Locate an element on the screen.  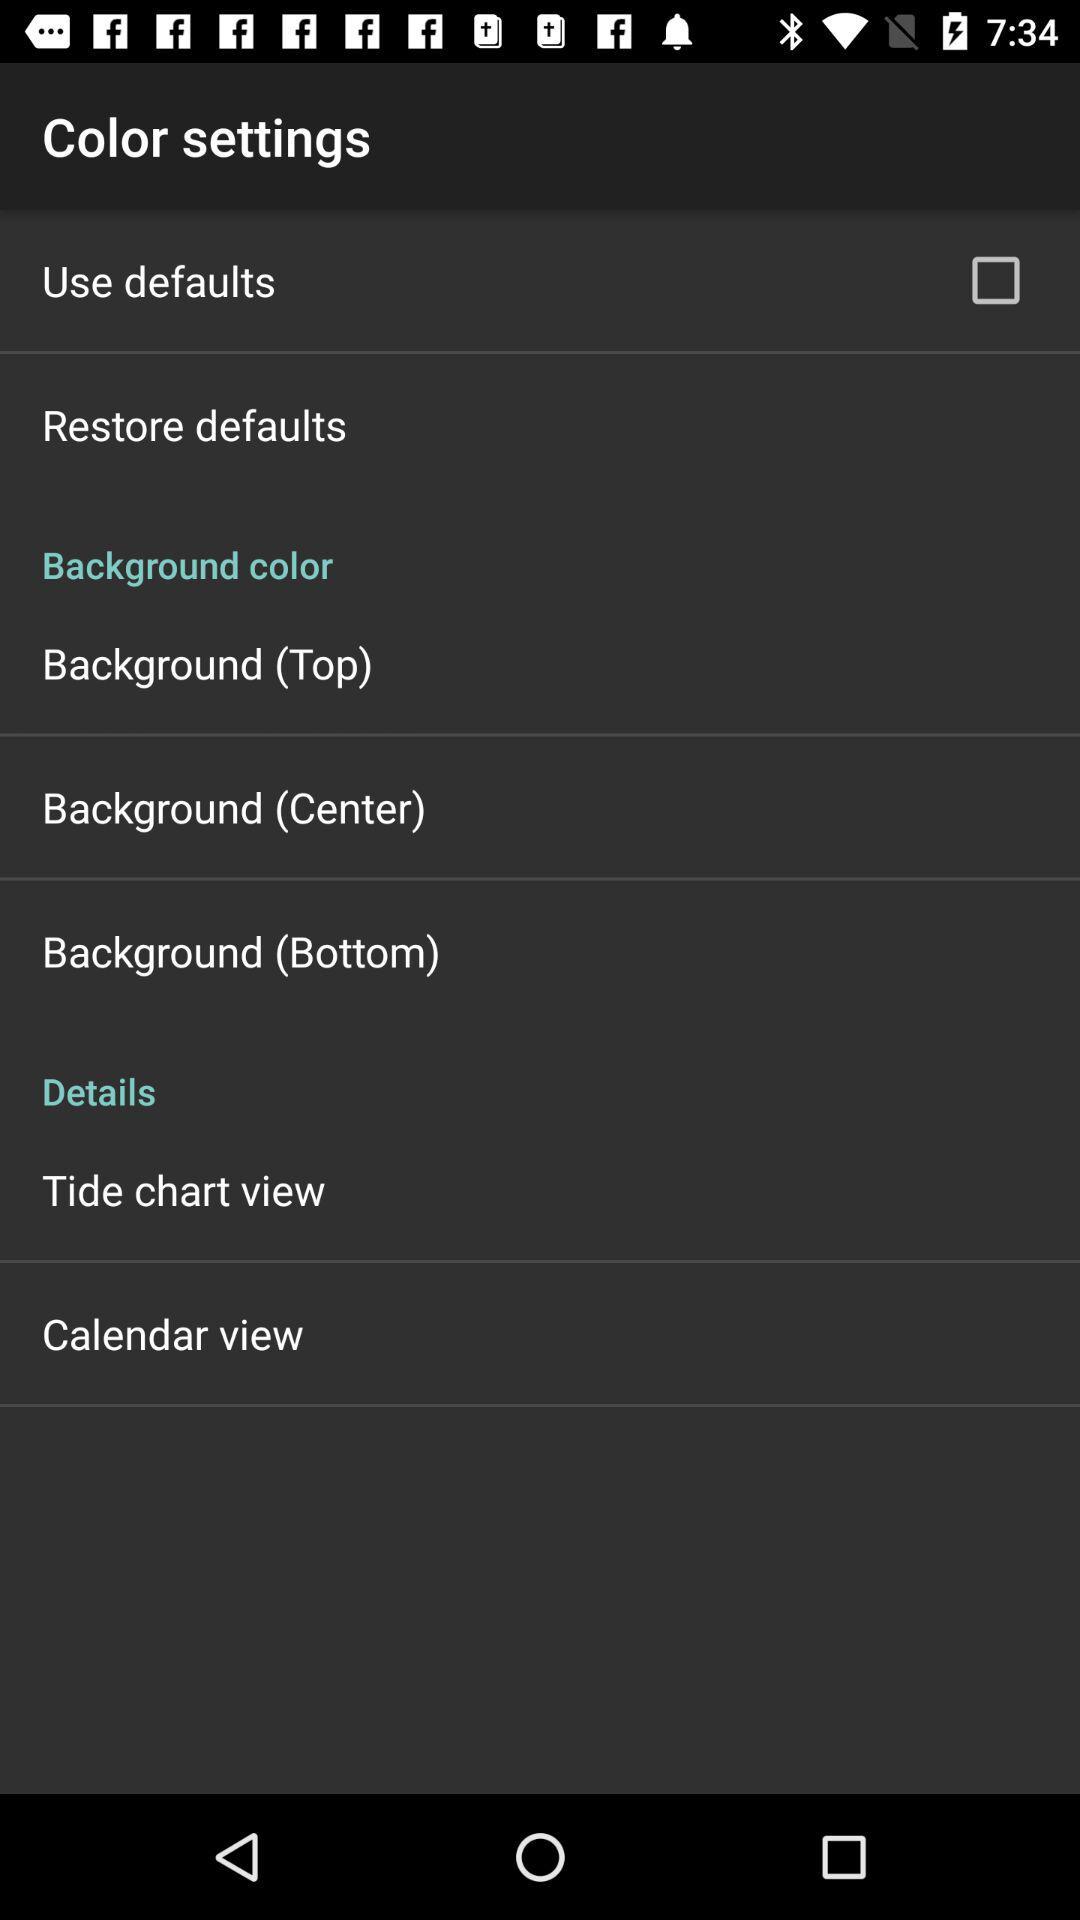
background color icon is located at coordinates (540, 543).